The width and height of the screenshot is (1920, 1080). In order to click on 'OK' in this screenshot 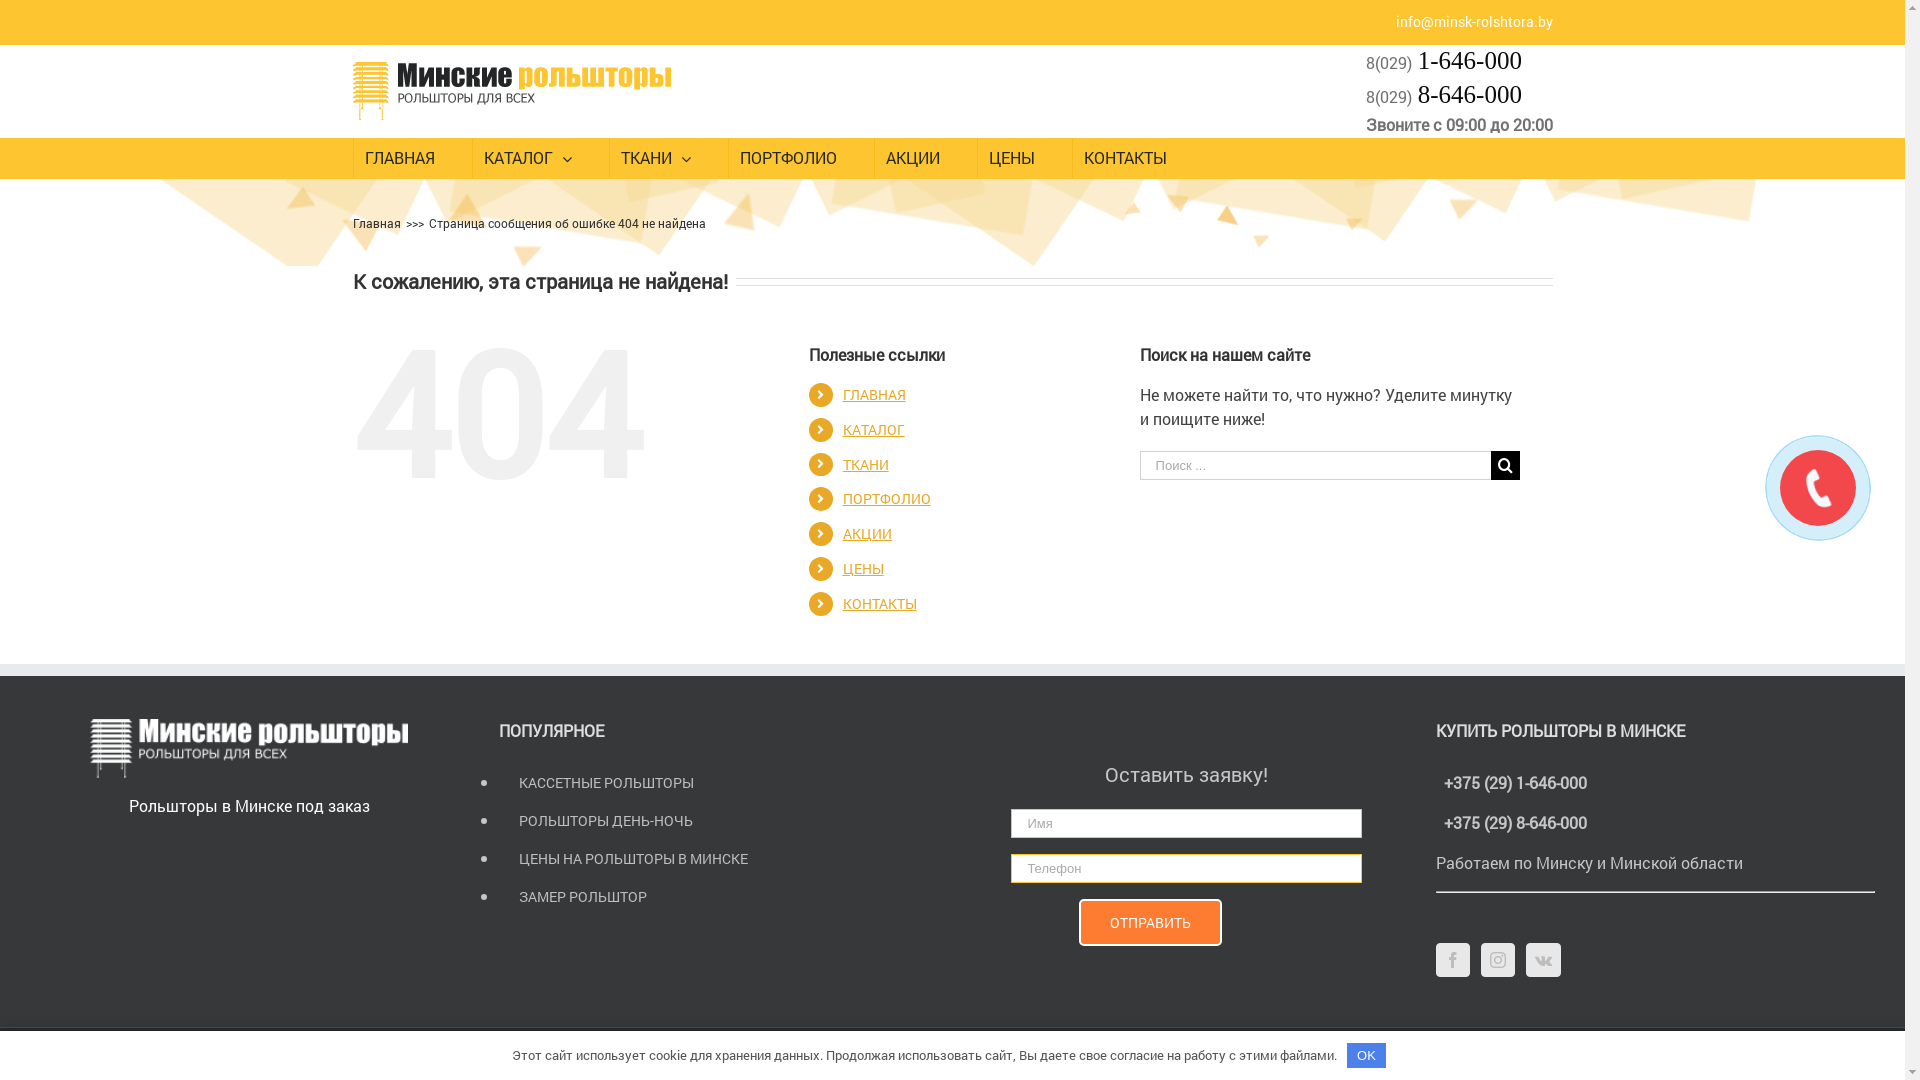, I will do `click(1366, 1054)`.